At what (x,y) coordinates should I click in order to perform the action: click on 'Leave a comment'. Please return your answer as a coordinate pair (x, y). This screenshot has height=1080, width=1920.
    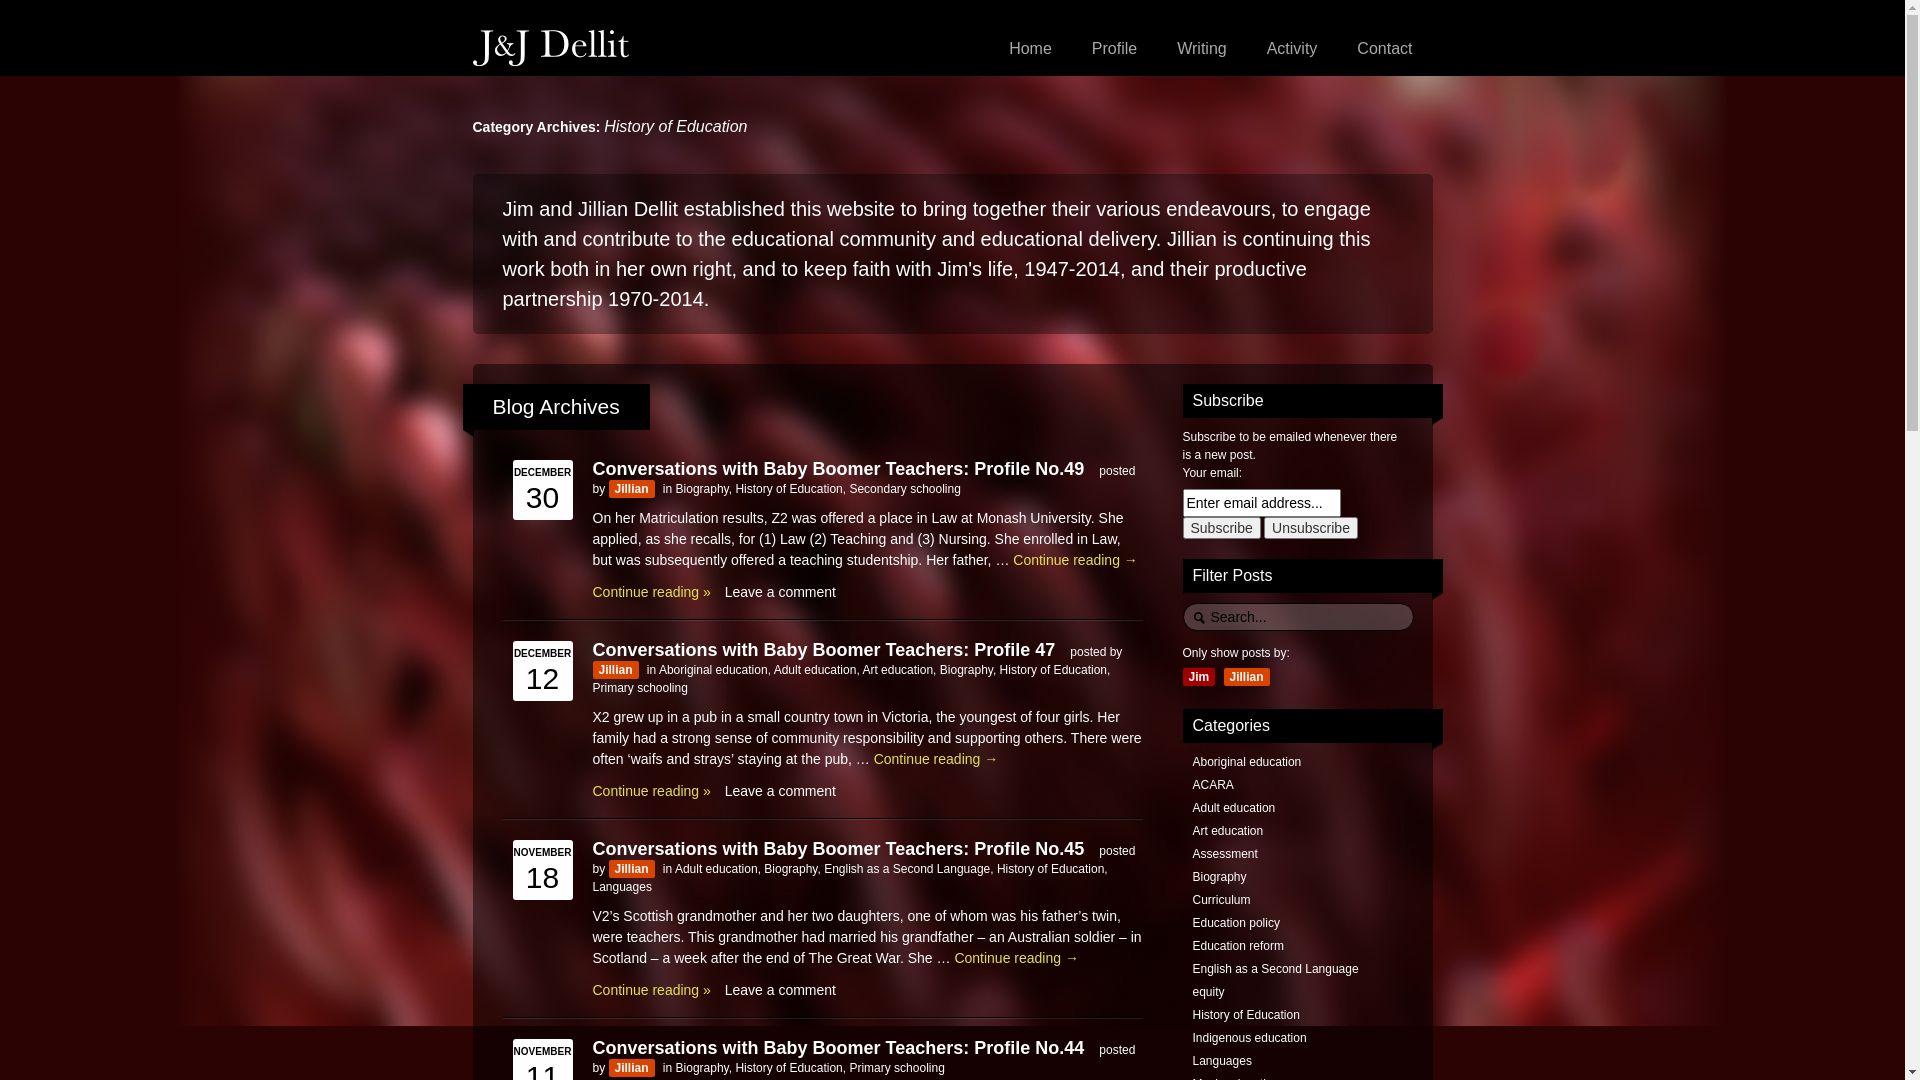
    Looking at the image, I should click on (779, 789).